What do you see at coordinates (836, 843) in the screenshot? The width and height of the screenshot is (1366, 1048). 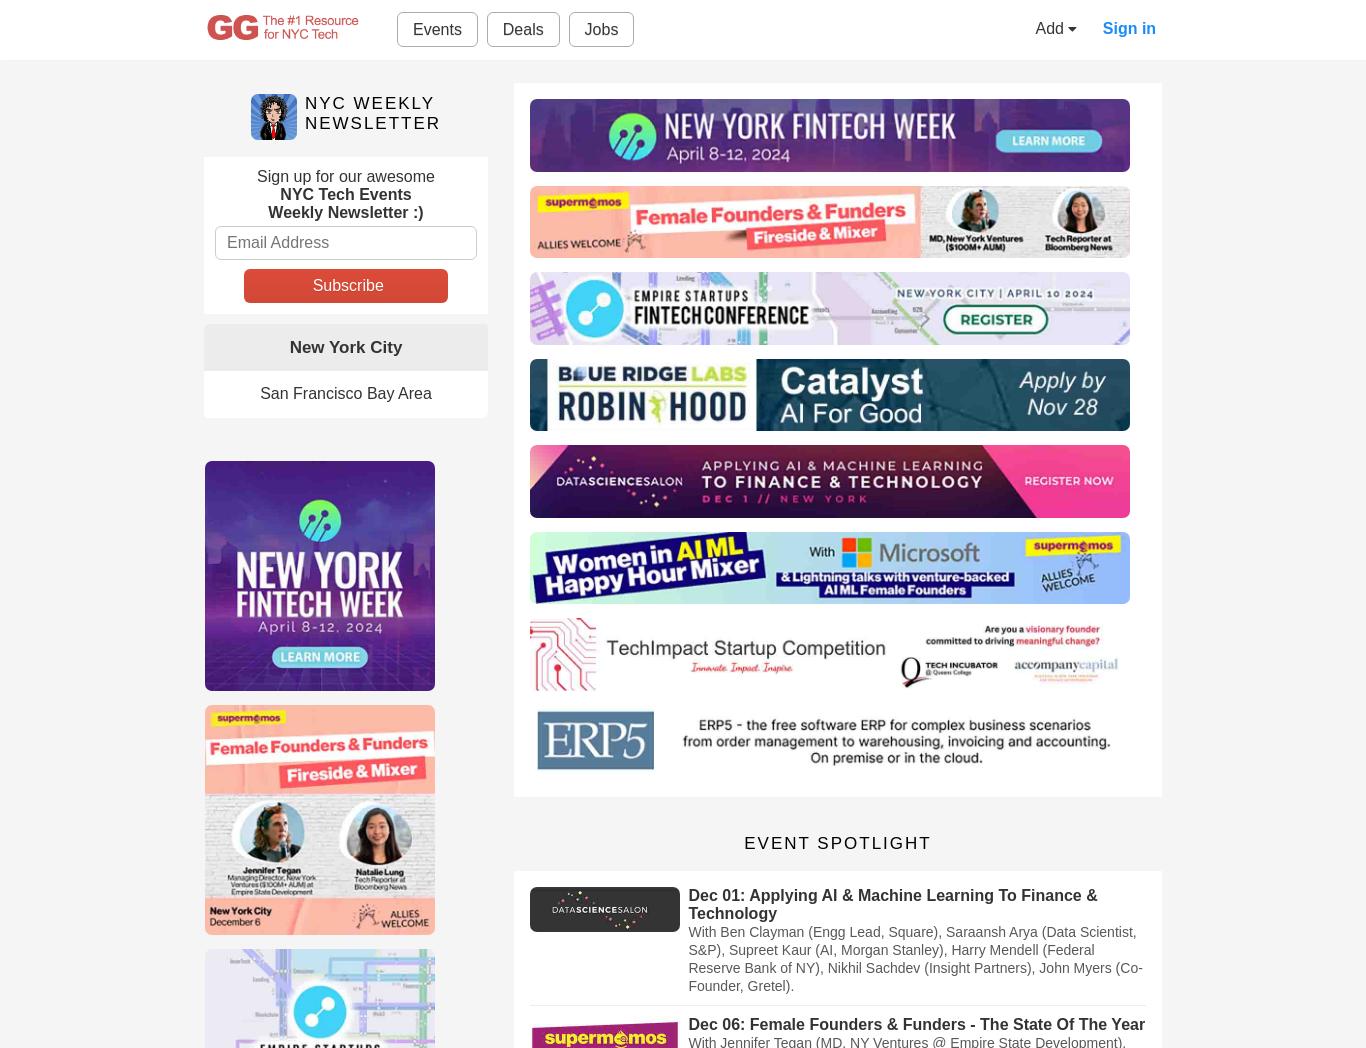 I see `'EVENT SPOTLIGHT'` at bounding box center [836, 843].